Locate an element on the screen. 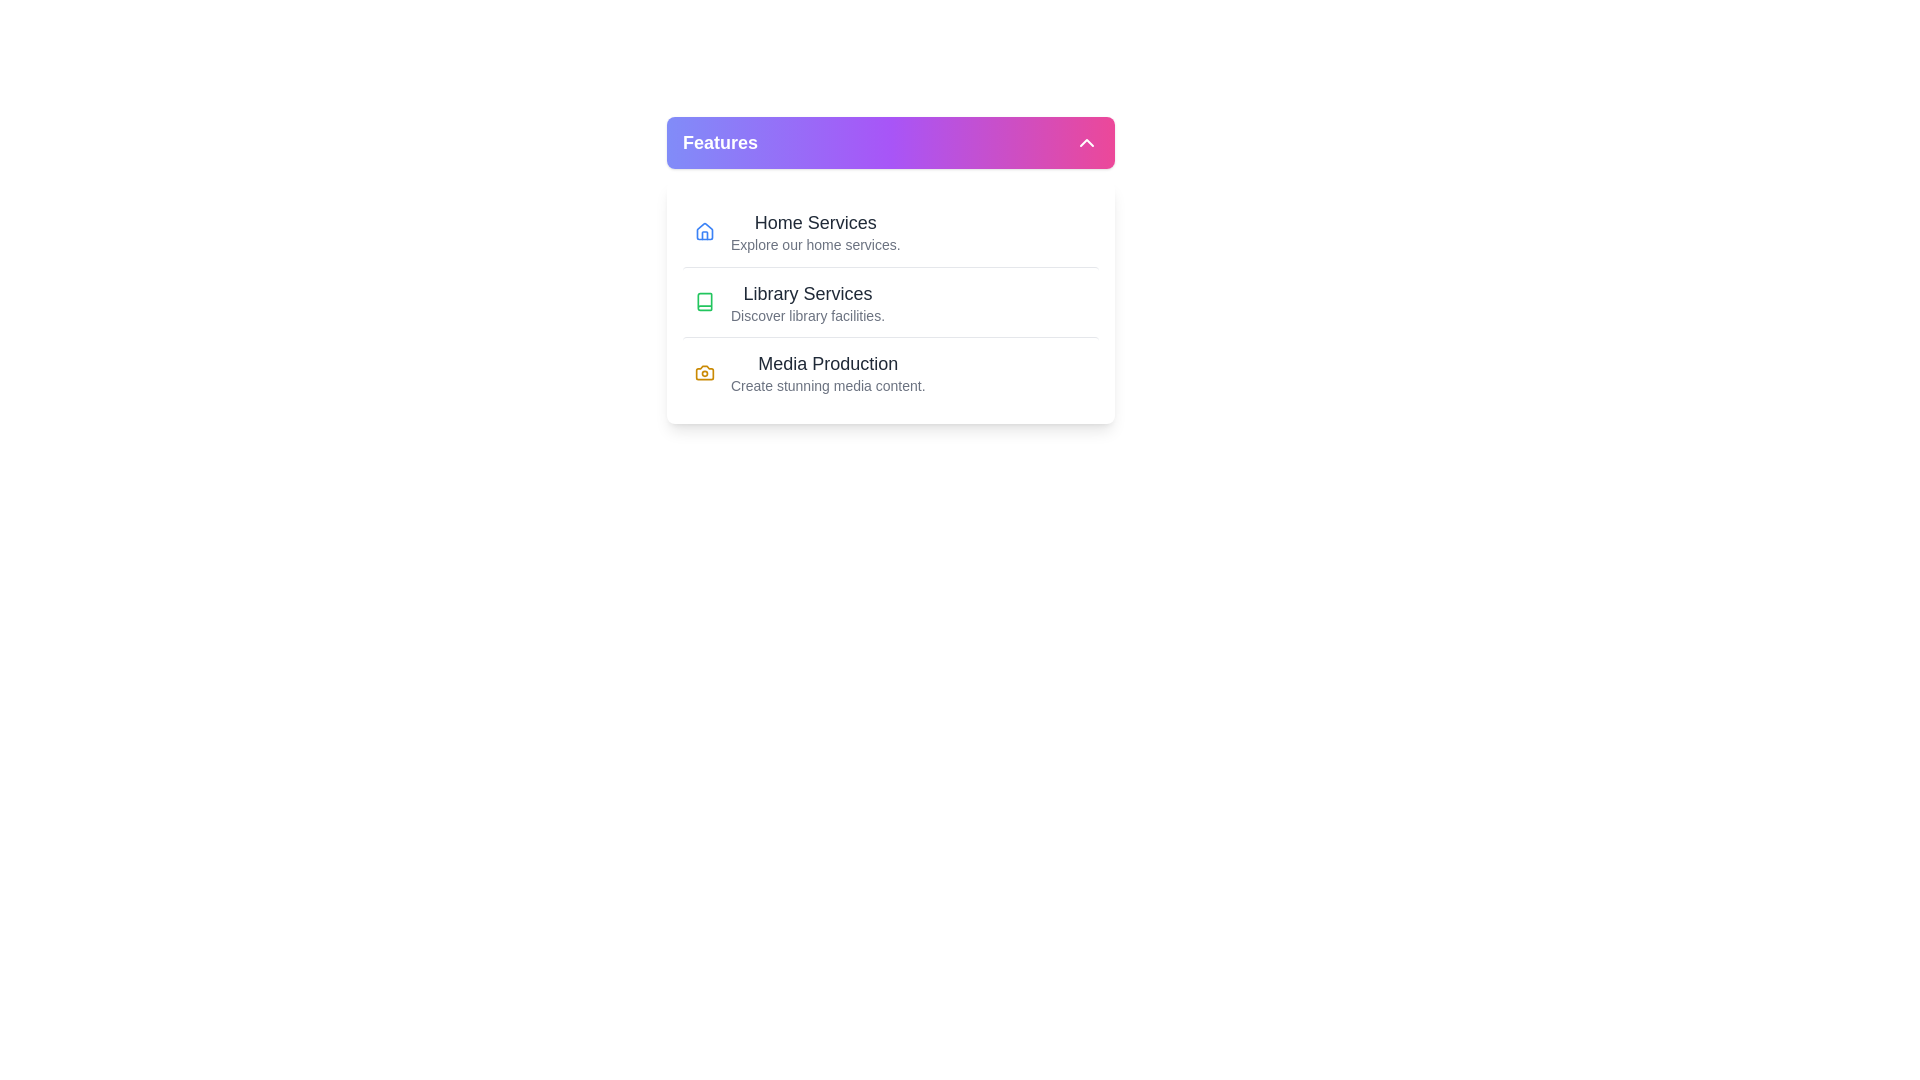 The height and width of the screenshot is (1080, 1920). the topmost entry in the list of features labeled 'Home Services' is located at coordinates (815, 230).